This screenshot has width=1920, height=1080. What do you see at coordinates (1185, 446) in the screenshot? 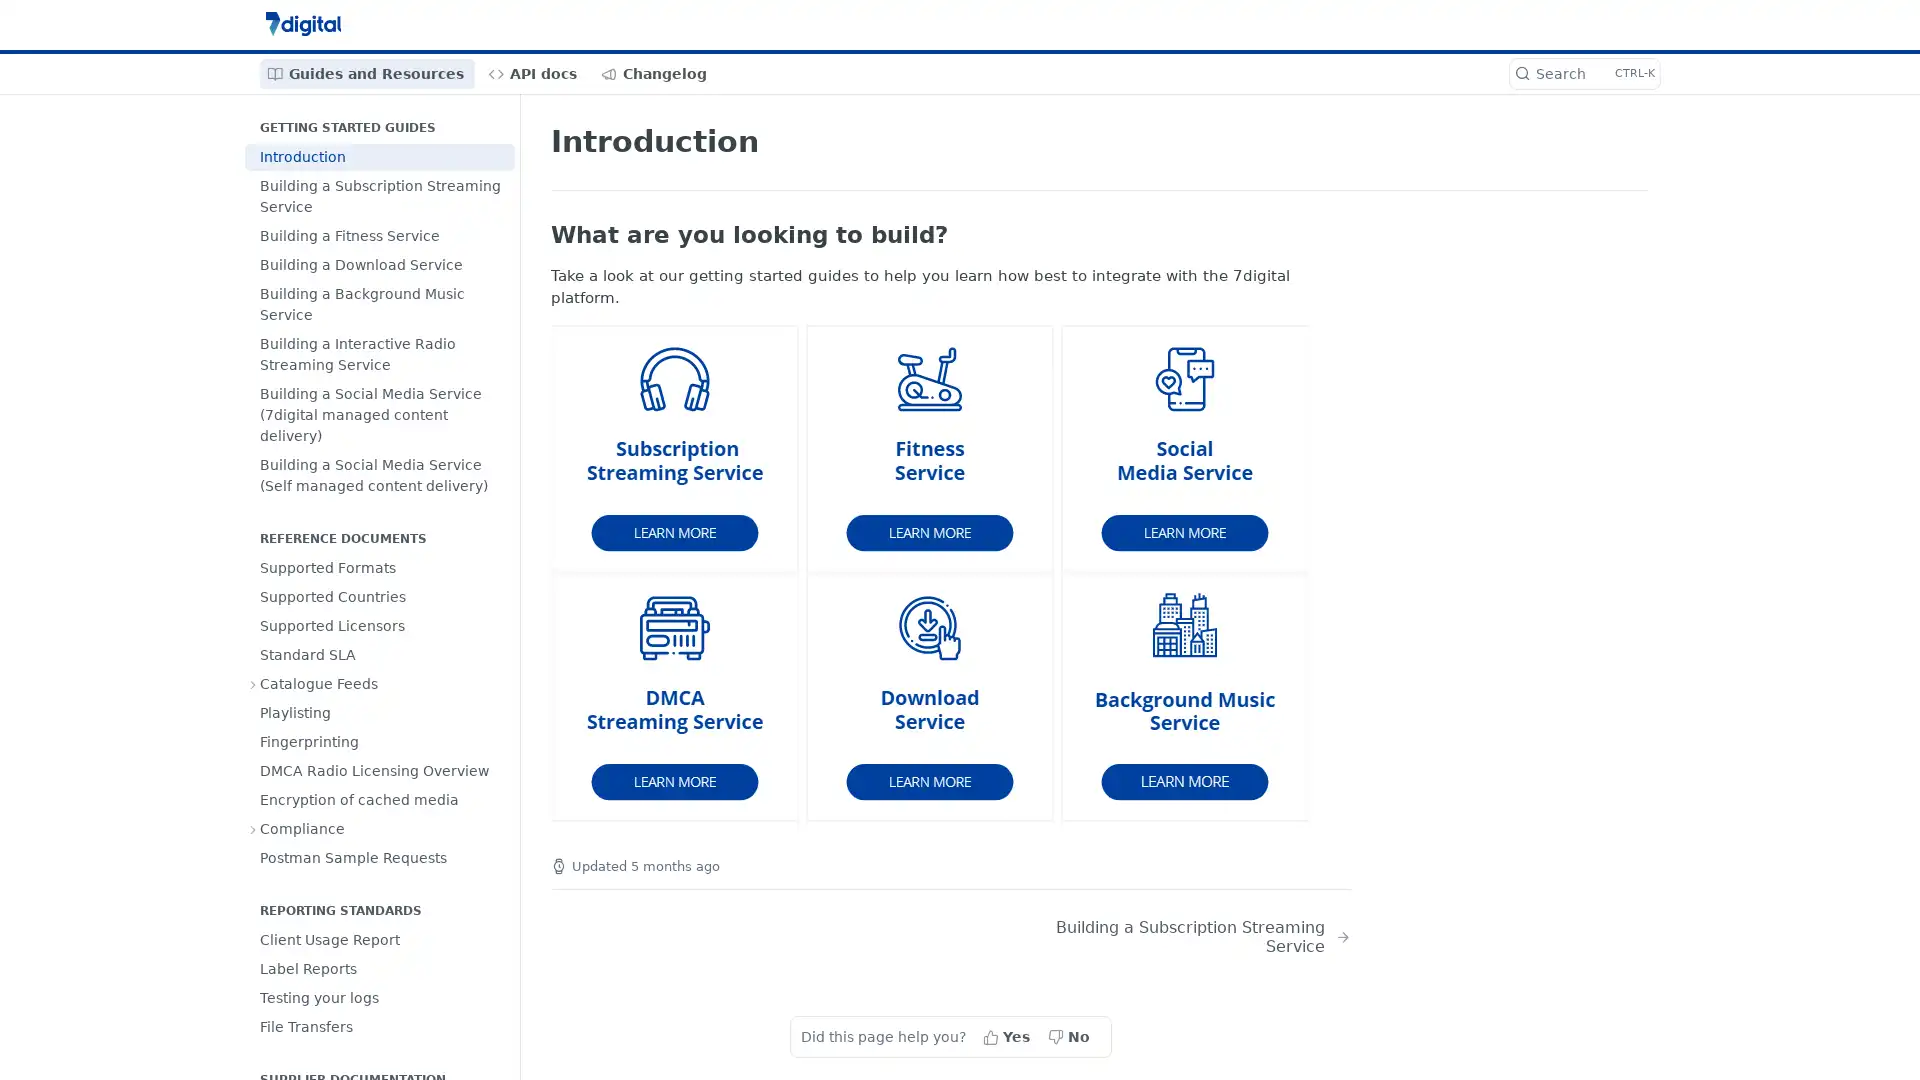
I see `homepage` at bounding box center [1185, 446].